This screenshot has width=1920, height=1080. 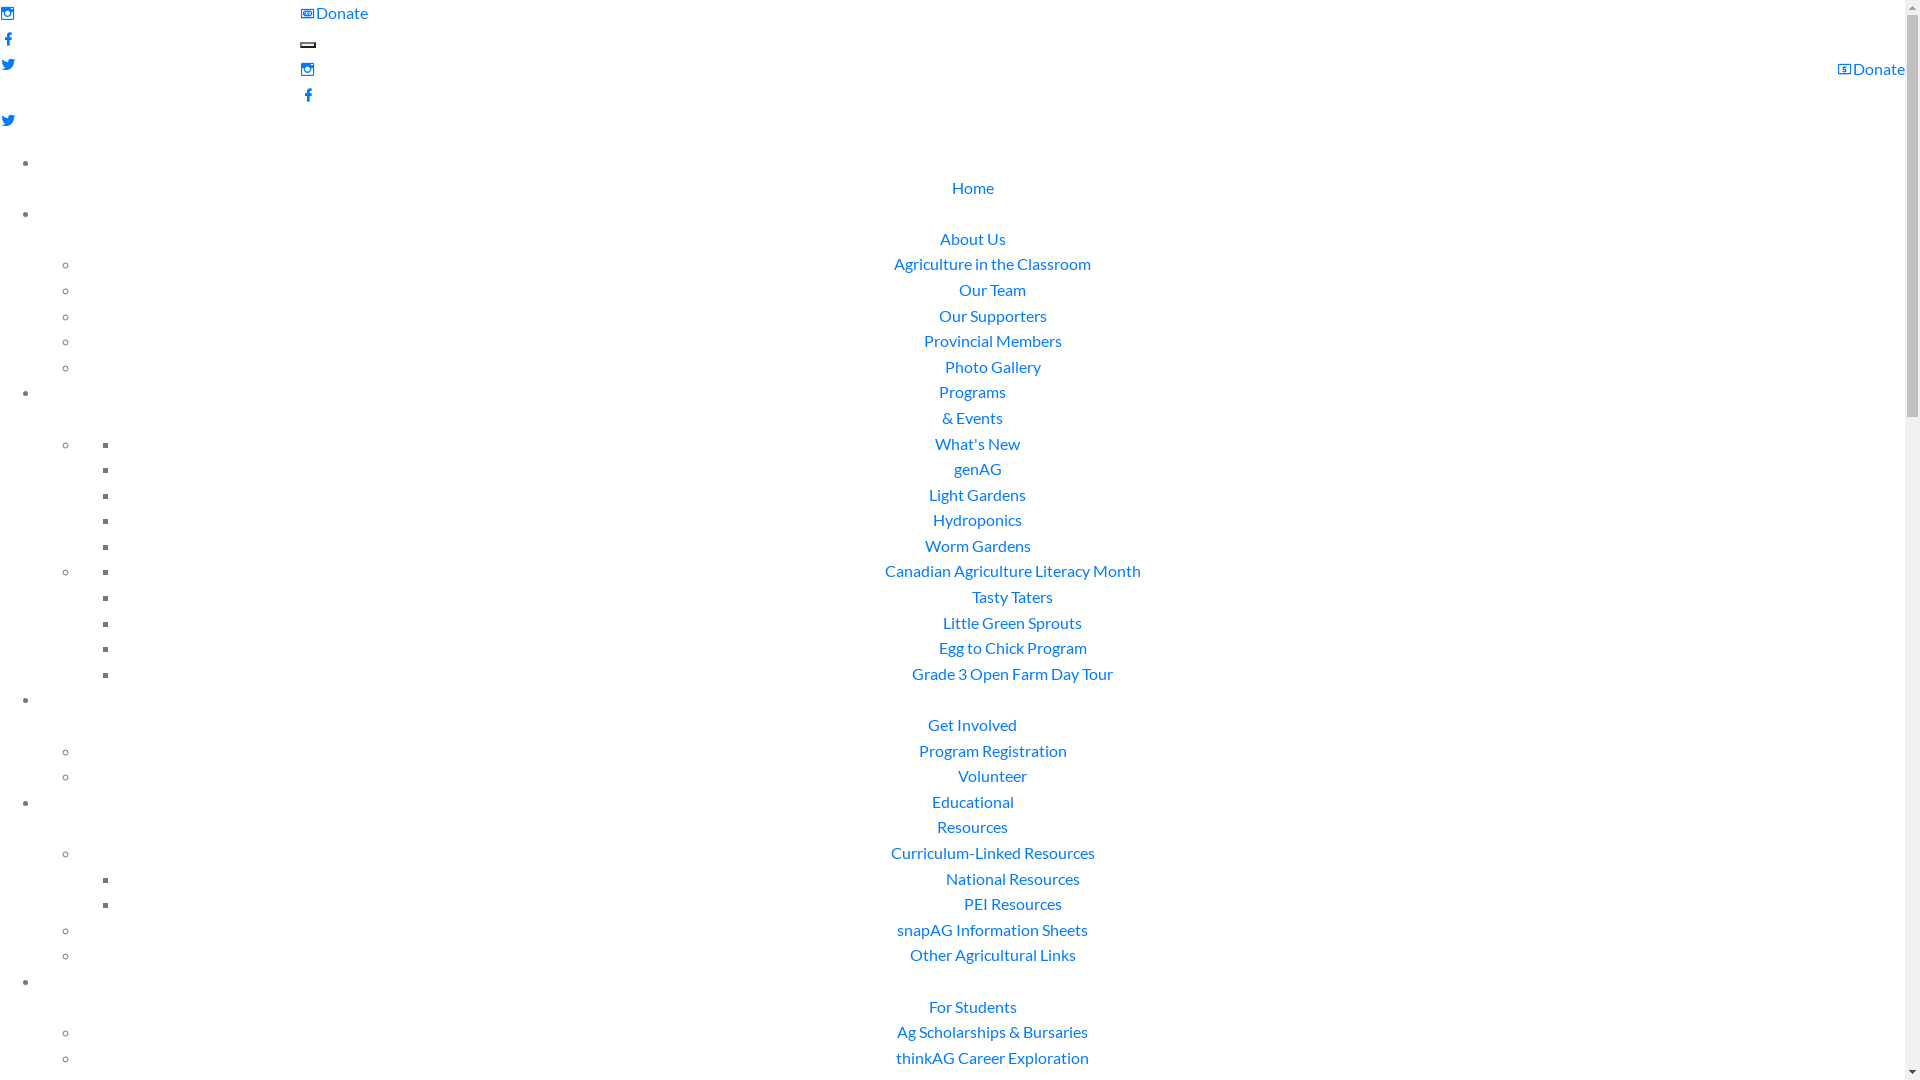 I want to click on 'Little Green Sprouts', so click(x=1012, y=621).